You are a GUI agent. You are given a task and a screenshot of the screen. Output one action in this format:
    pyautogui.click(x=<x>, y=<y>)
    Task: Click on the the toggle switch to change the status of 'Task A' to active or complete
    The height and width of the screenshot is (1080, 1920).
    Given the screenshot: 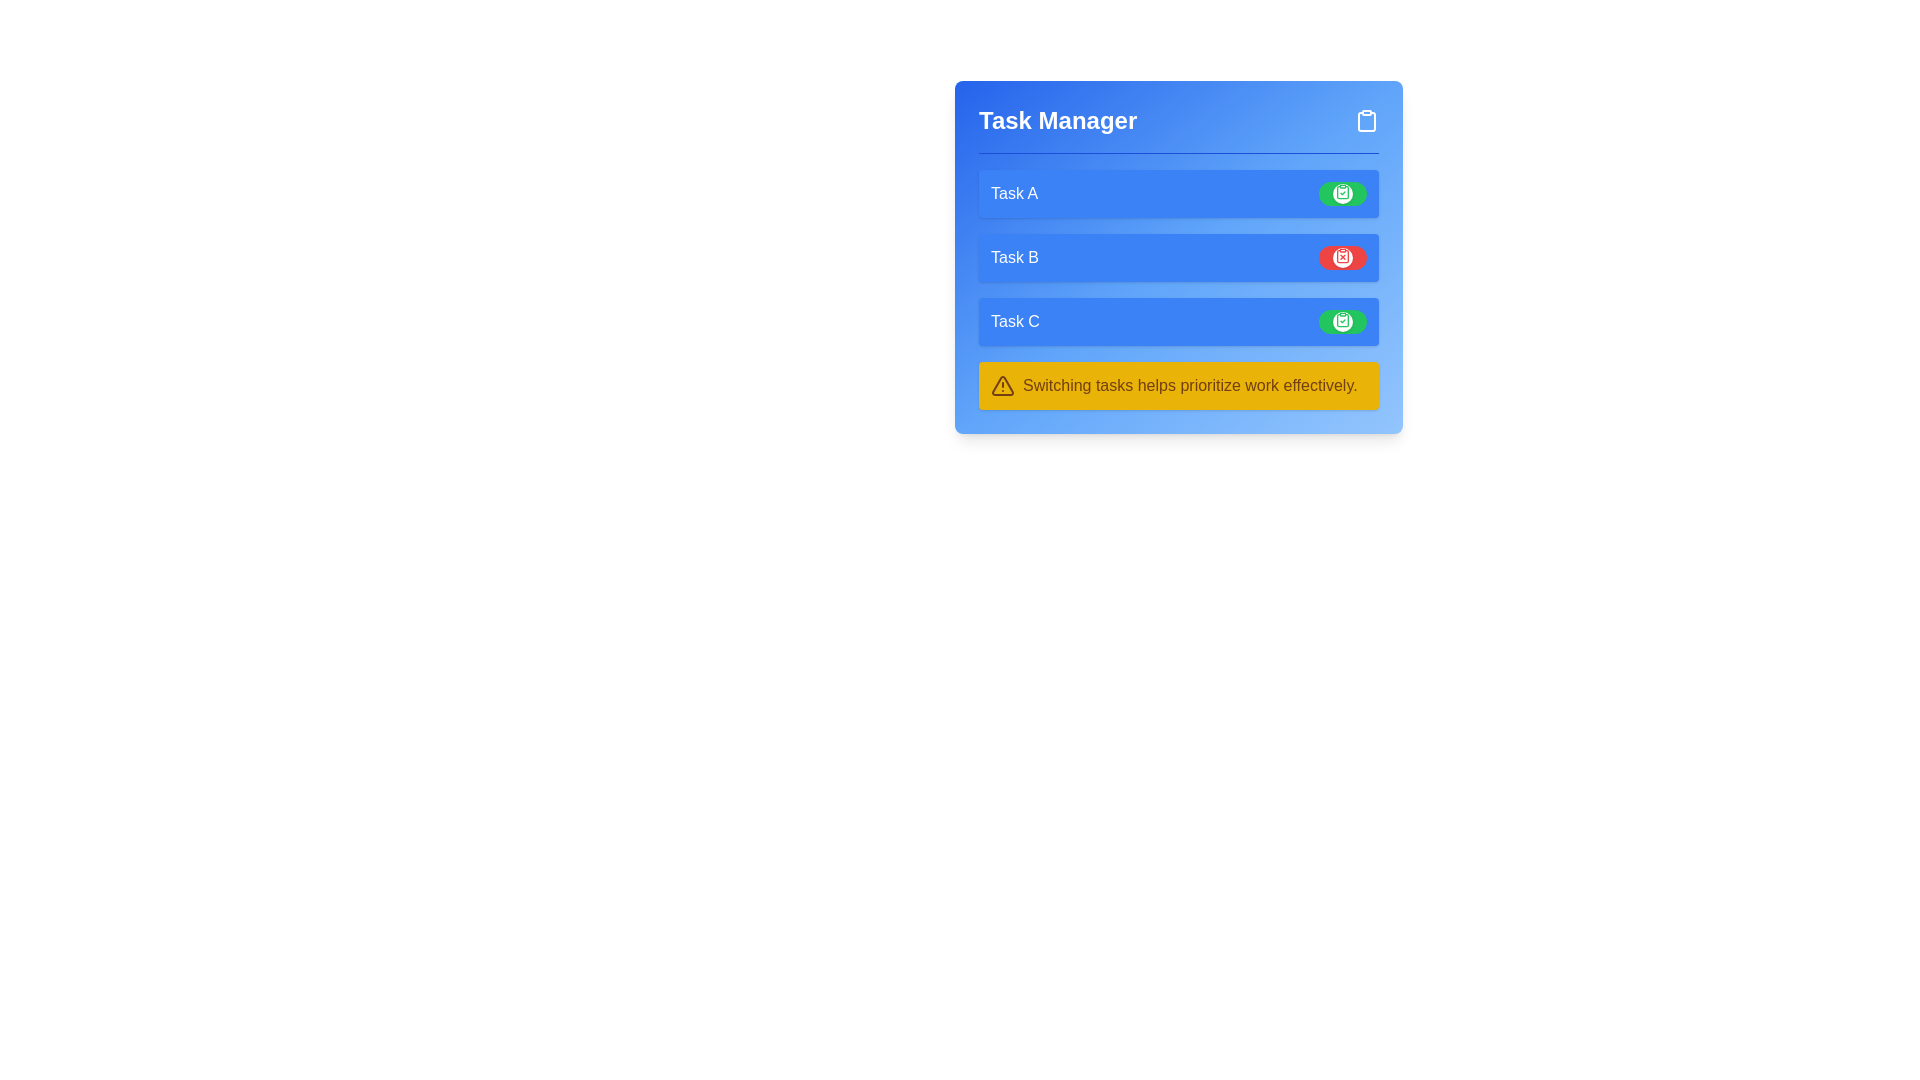 What is the action you would take?
    pyautogui.click(x=1343, y=193)
    